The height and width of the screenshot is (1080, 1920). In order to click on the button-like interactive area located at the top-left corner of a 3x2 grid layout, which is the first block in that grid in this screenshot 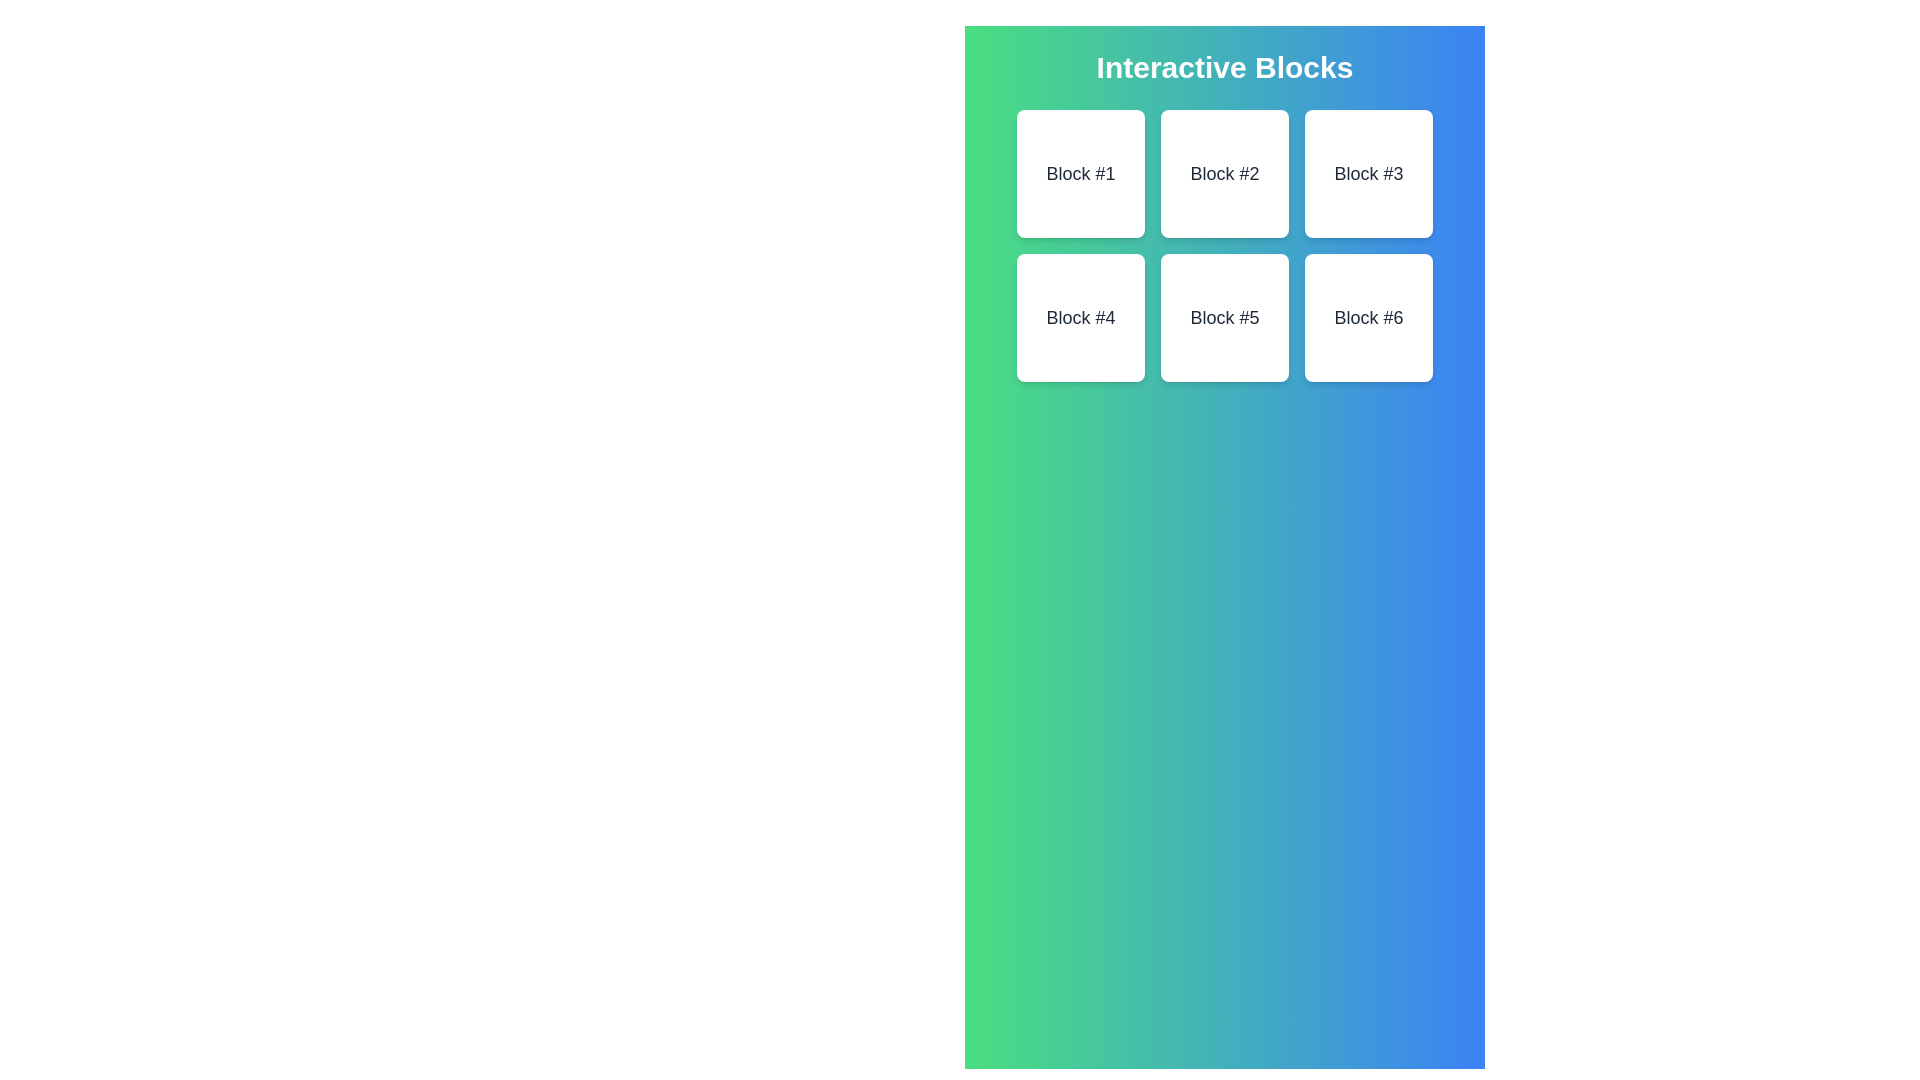, I will do `click(1079, 172)`.